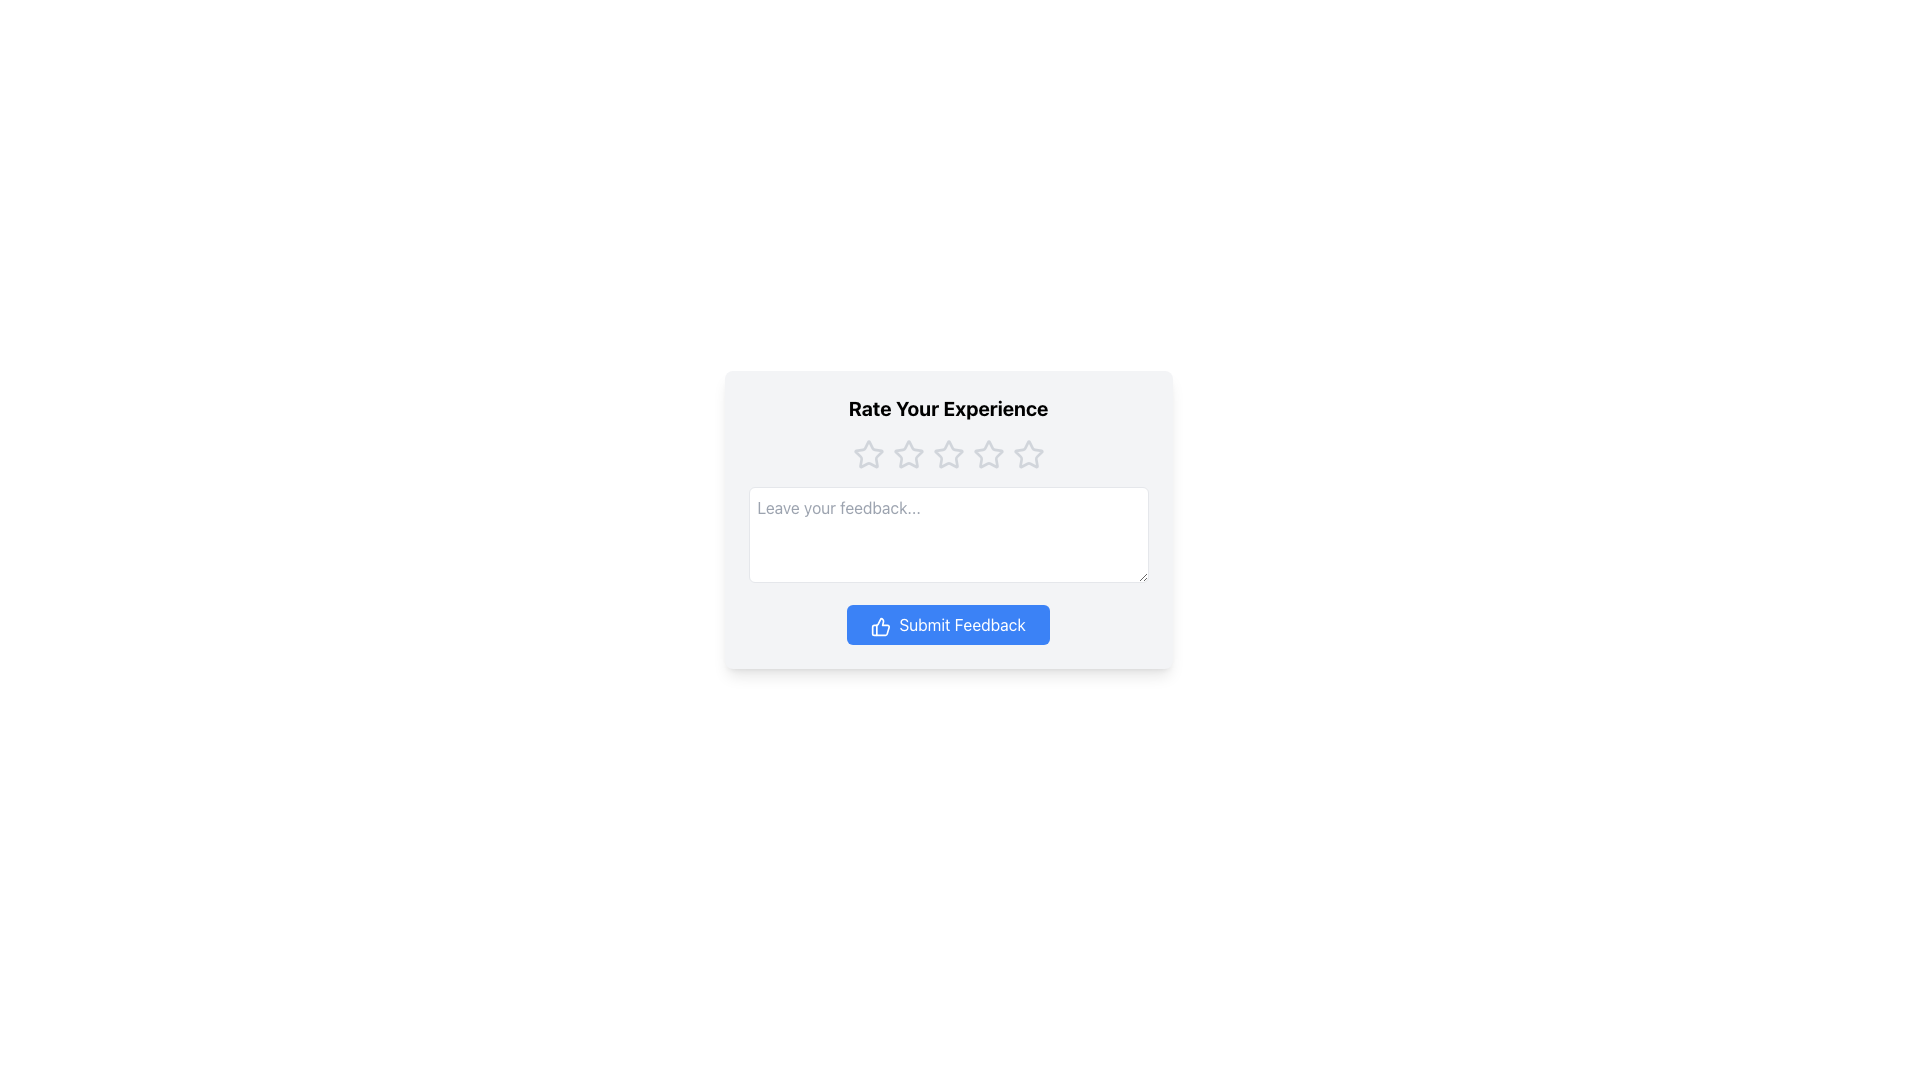 The image size is (1920, 1080). What do you see at coordinates (868, 455) in the screenshot?
I see `the first star icon used for rating, which is located below the title 'Rate Your Experience', to trigger a tooltip or visual feedback` at bounding box center [868, 455].